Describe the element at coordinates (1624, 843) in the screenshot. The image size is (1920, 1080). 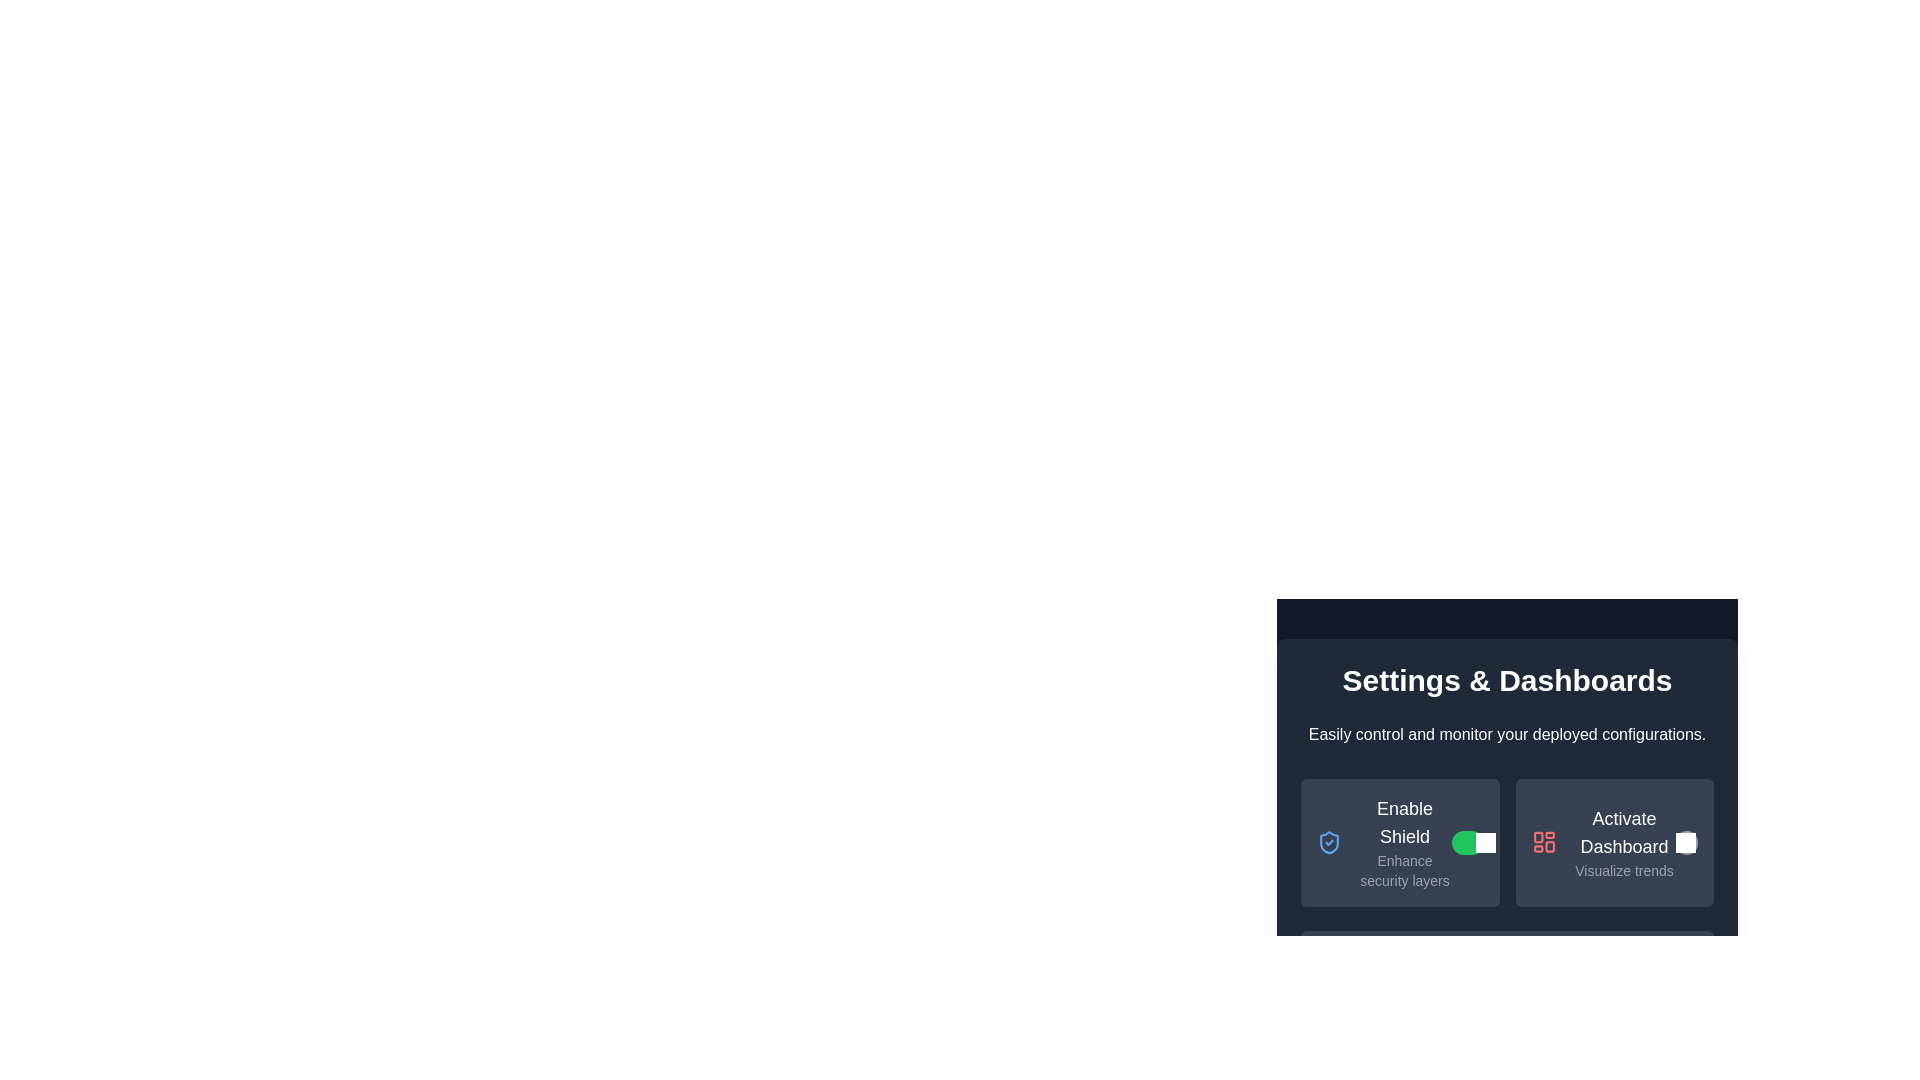
I see `the textual description label that provides information about the activation of the dashboard and its associated trend visualization feature, located within the 'Settings & Dashboards' panel, to the right of the 'Enable Shield' section` at that location.